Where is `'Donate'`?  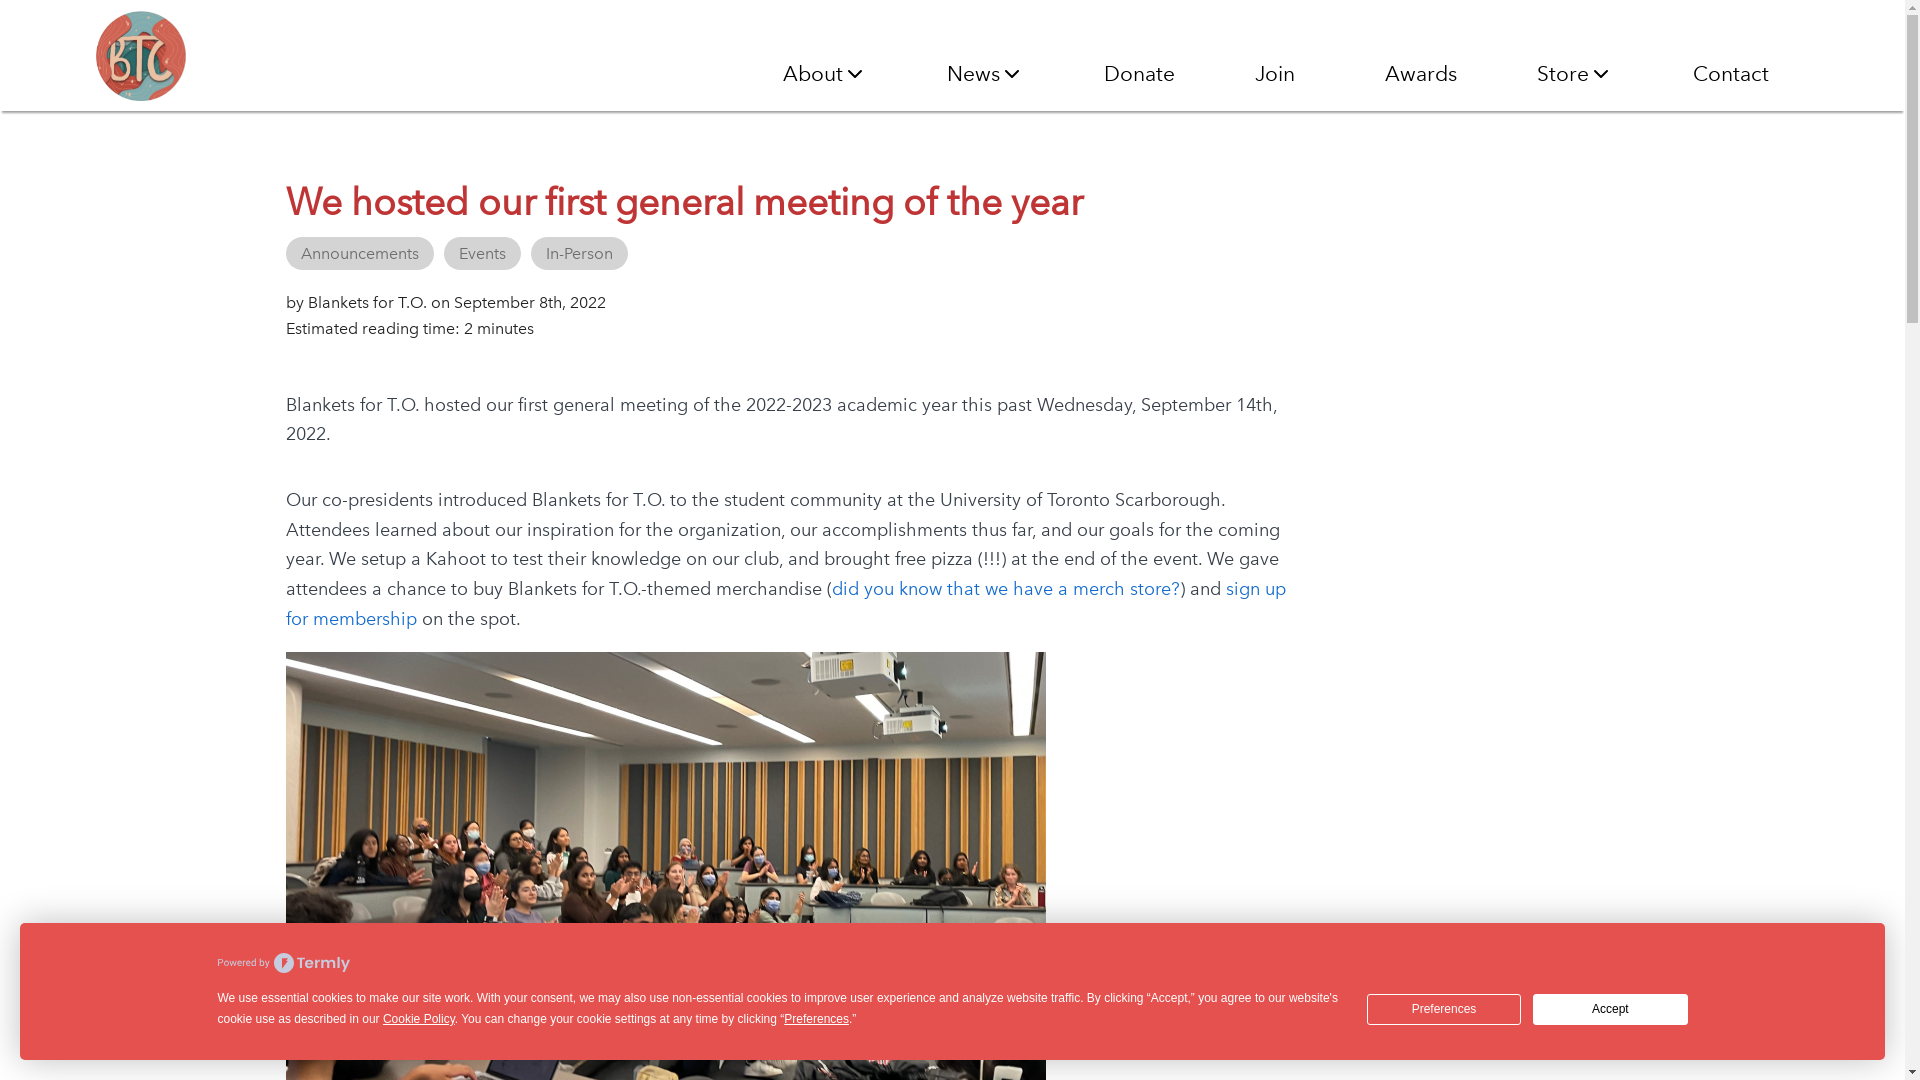 'Donate' is located at coordinates (1139, 72).